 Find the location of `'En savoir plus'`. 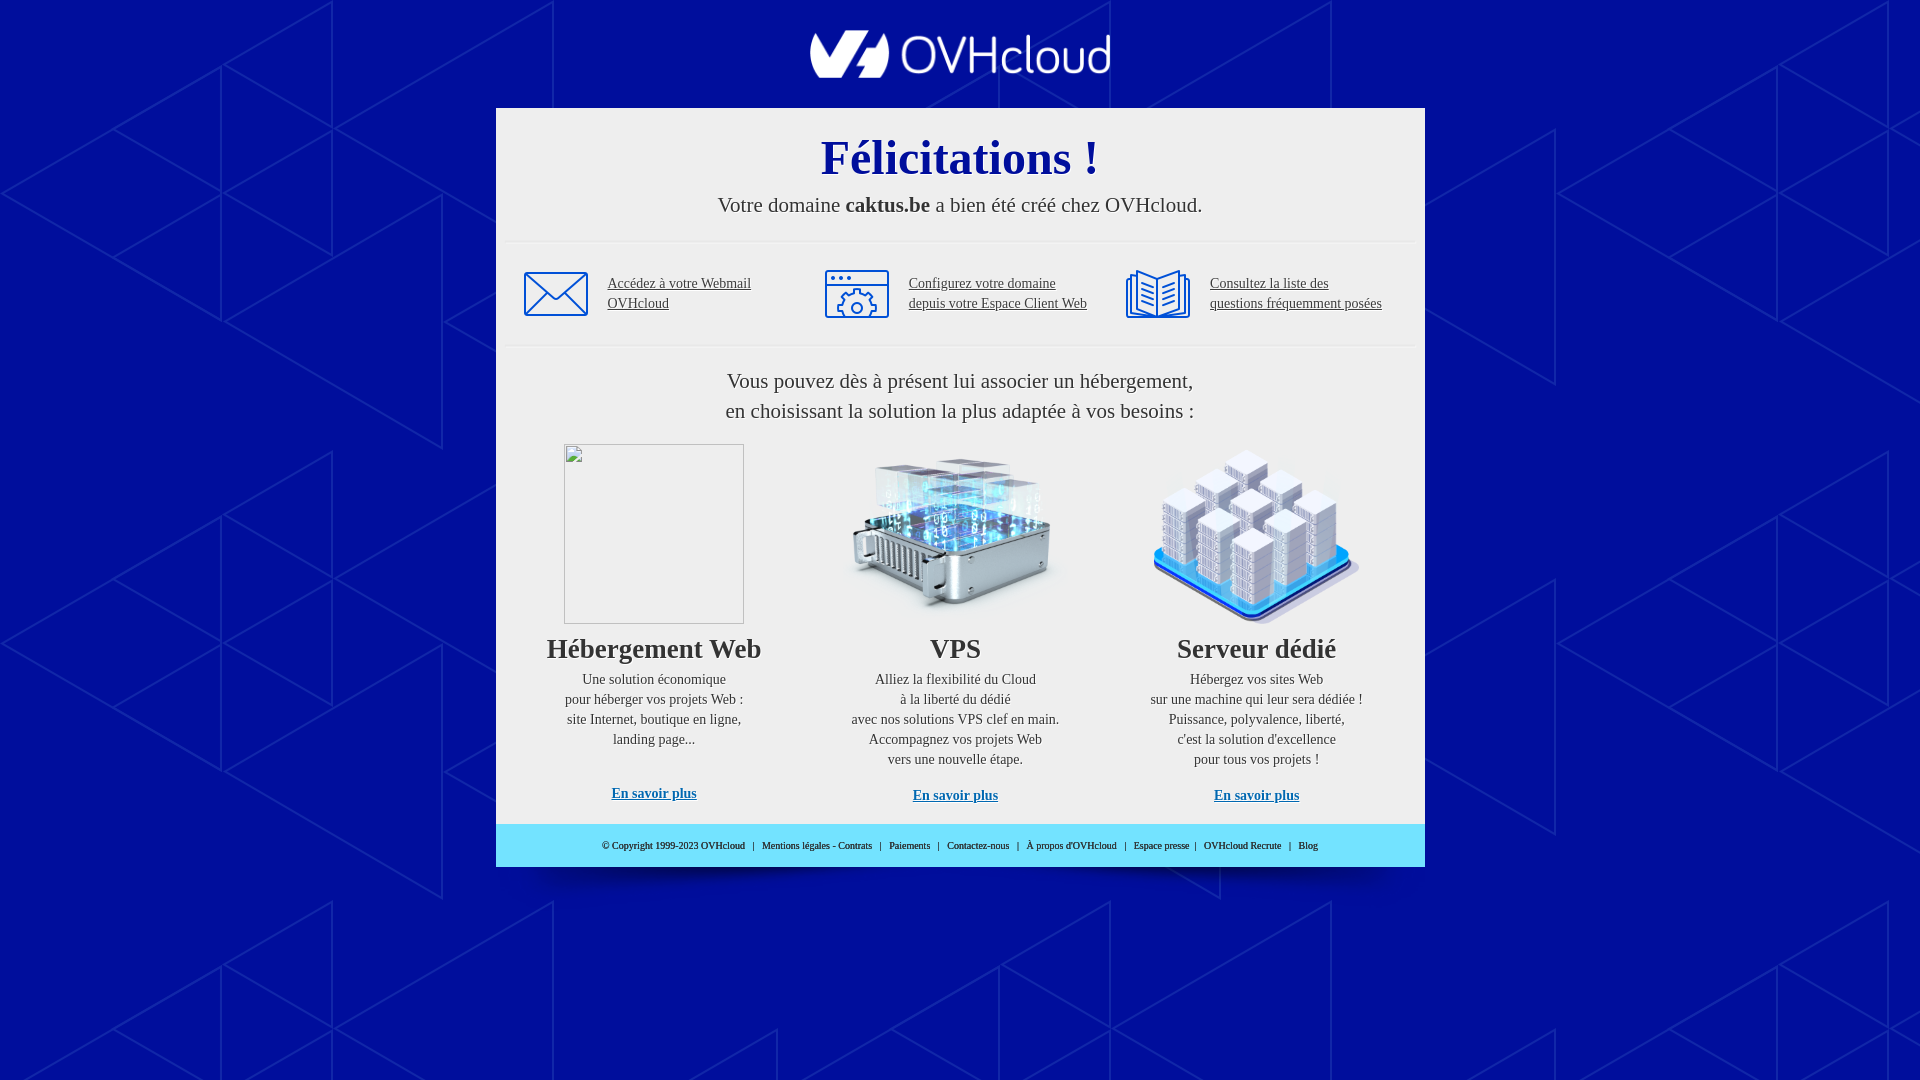

'En savoir plus' is located at coordinates (609, 792).